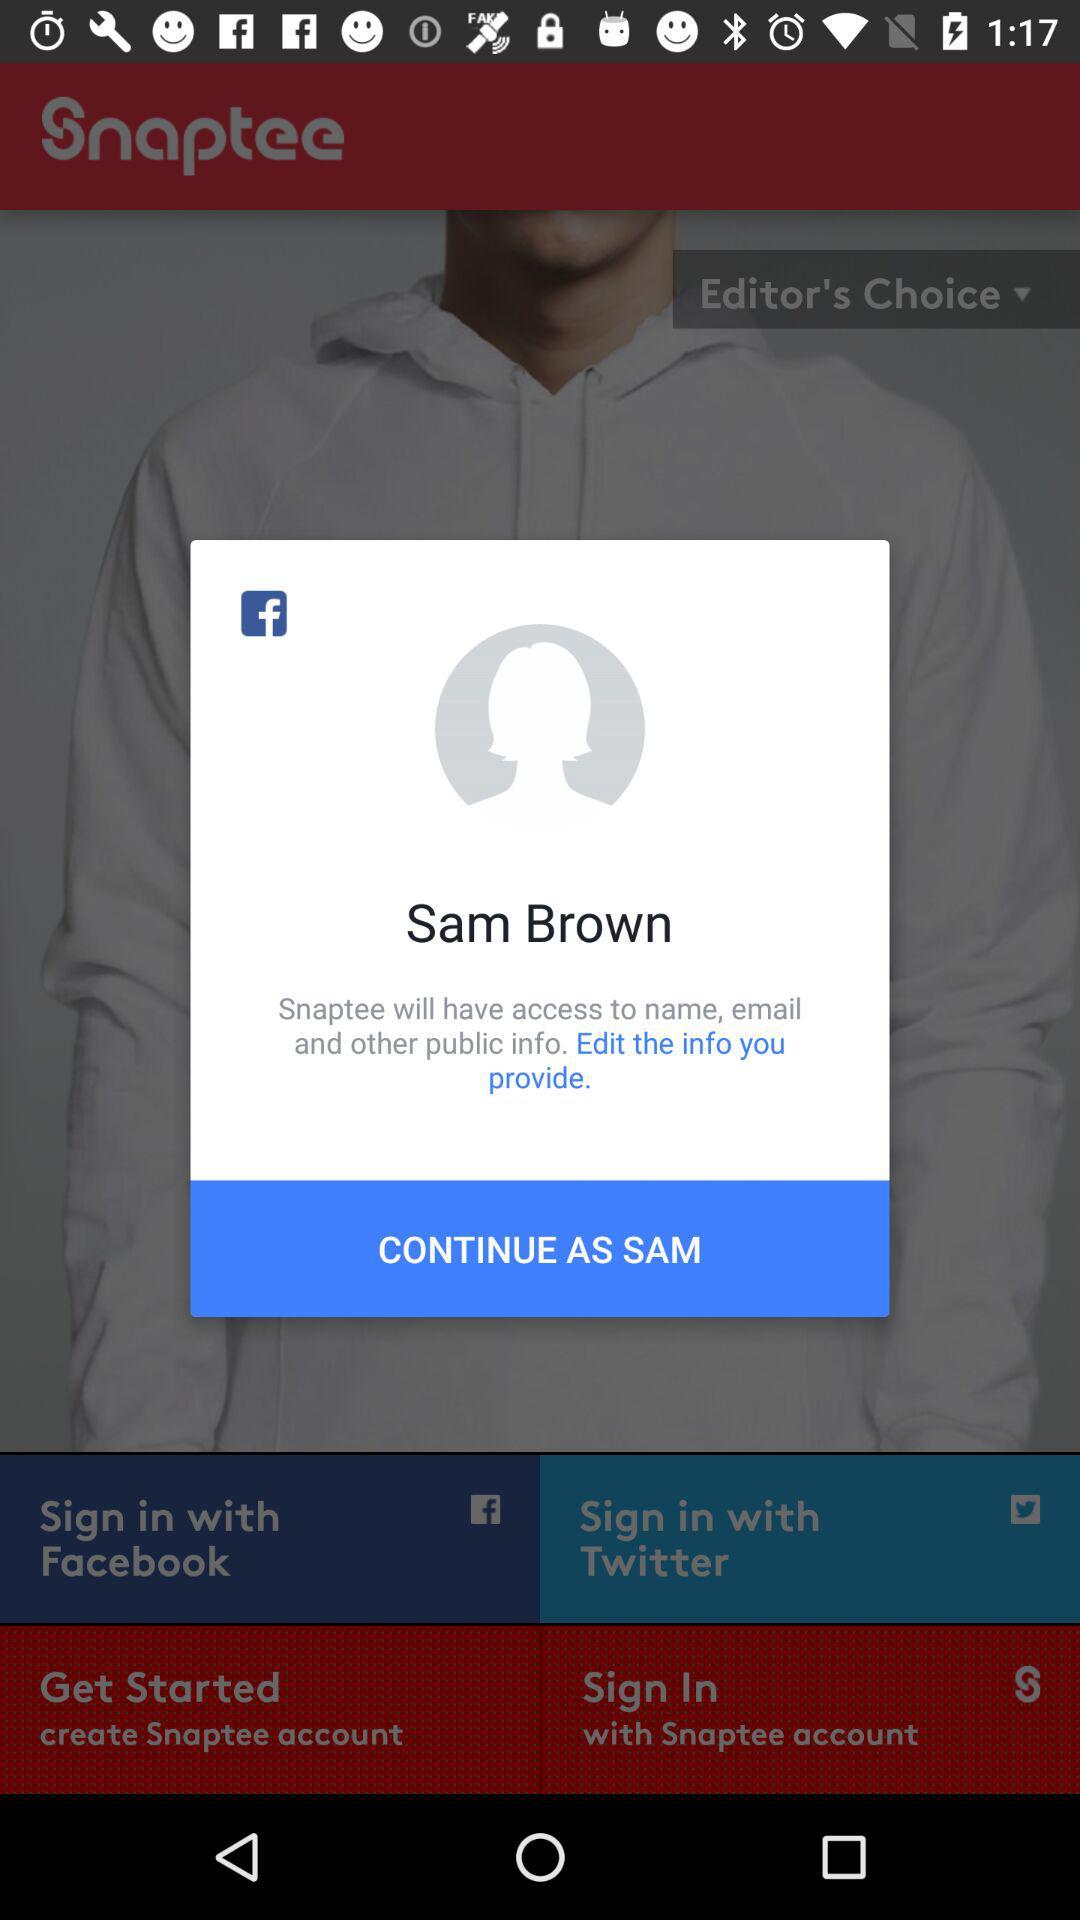 This screenshot has height=1920, width=1080. Describe the element at coordinates (540, 1247) in the screenshot. I see `the continue as sam` at that location.